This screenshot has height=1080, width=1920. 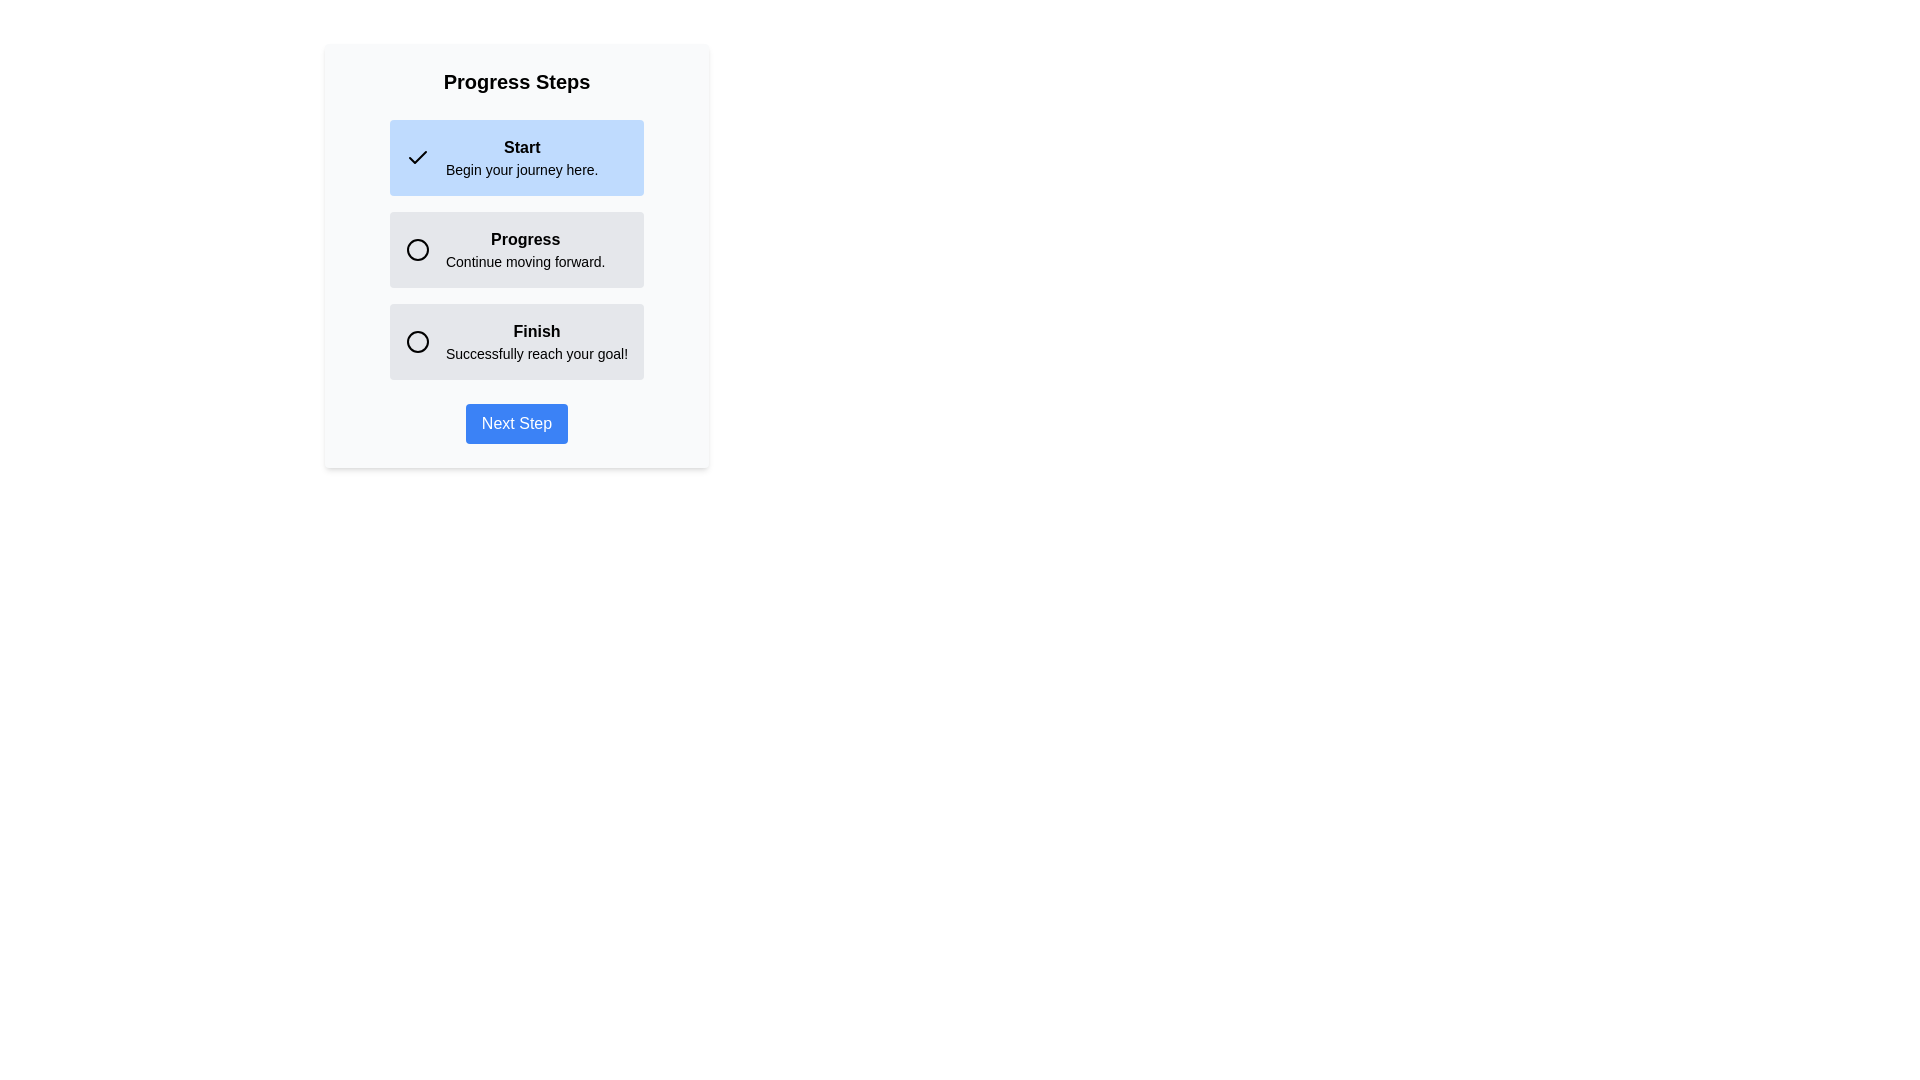 What do you see at coordinates (525, 249) in the screenshot?
I see `the text block containing the bolded title 'Progress' and the descriptive text 'Continue moving forward.', which is the second step in a vertically arranged list within a progress tracker` at bounding box center [525, 249].